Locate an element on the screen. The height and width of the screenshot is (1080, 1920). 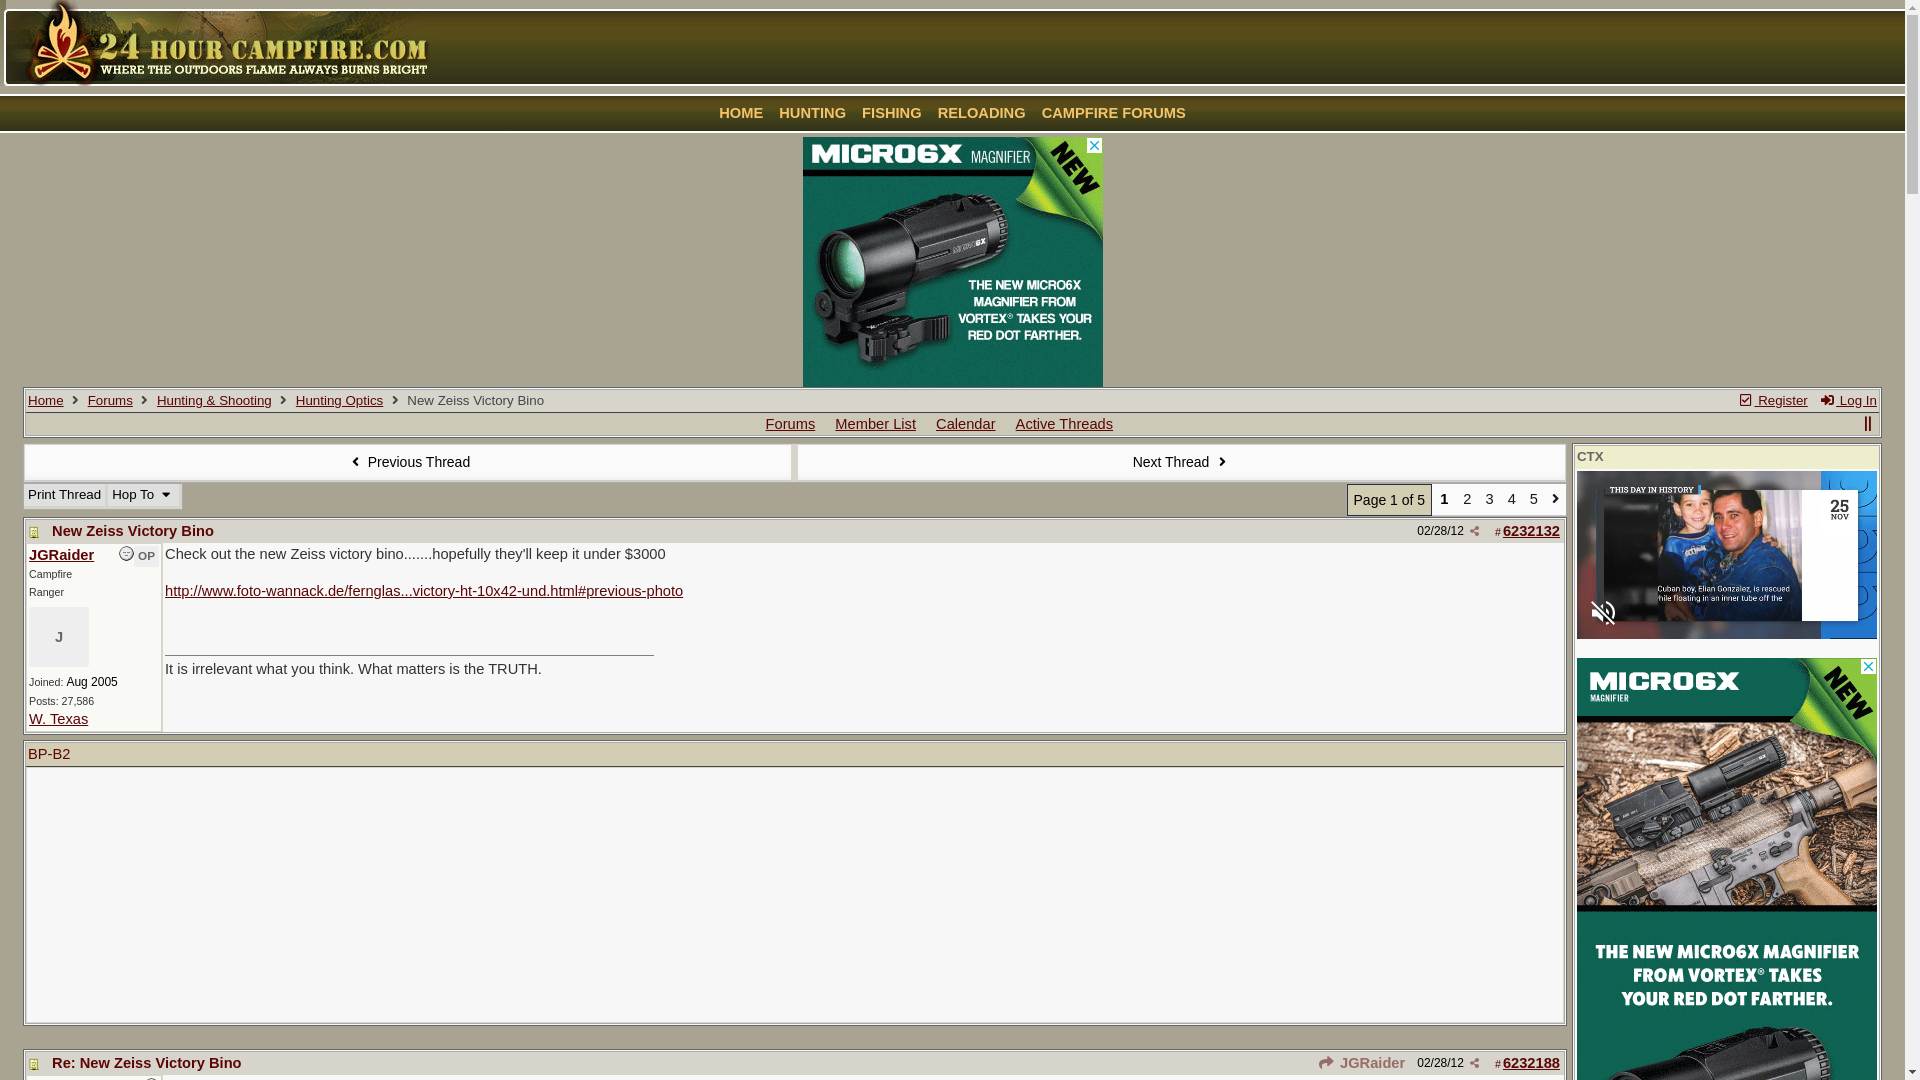
'Forums' is located at coordinates (109, 400).